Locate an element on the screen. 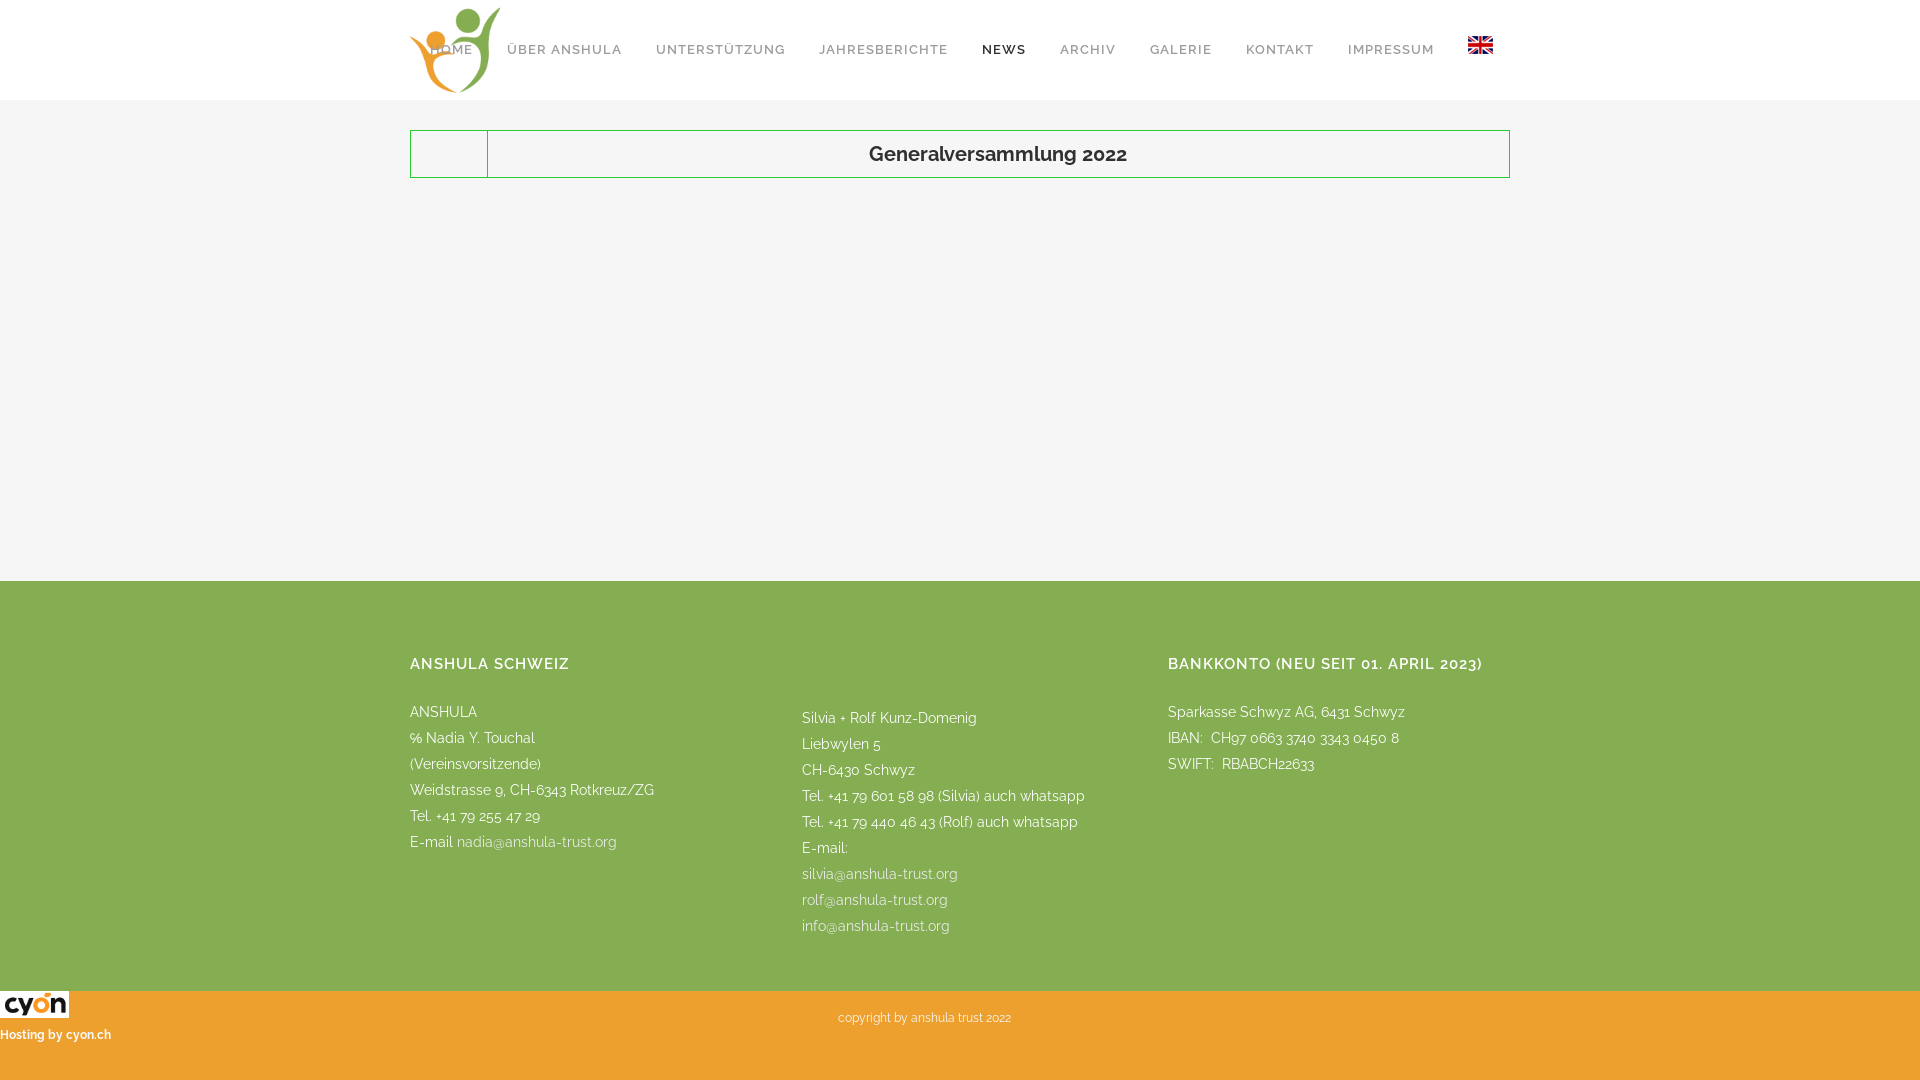 Image resolution: width=1920 pixels, height=1080 pixels. 'silvia@anshula-trust.org' is located at coordinates (879, 873).